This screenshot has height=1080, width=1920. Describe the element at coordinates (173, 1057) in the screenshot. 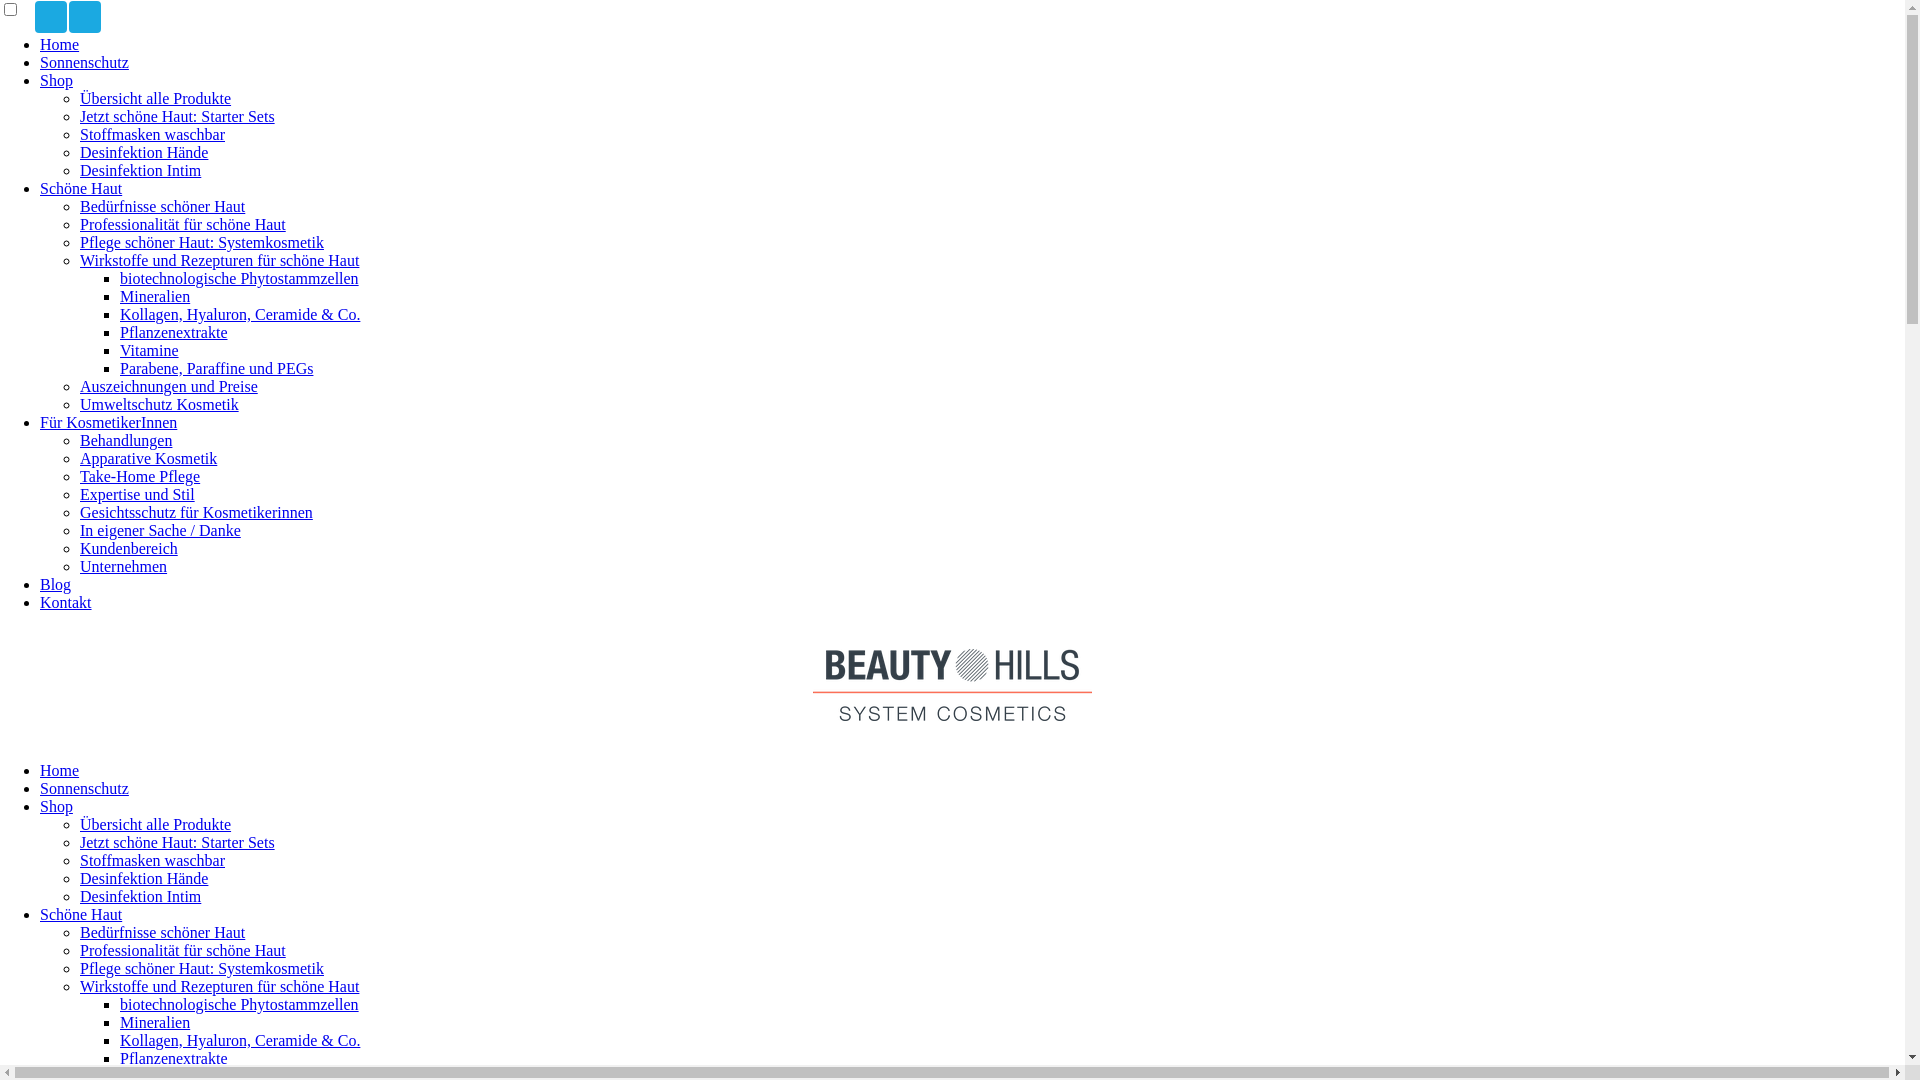

I see `'Pflanzenextrakte'` at that location.